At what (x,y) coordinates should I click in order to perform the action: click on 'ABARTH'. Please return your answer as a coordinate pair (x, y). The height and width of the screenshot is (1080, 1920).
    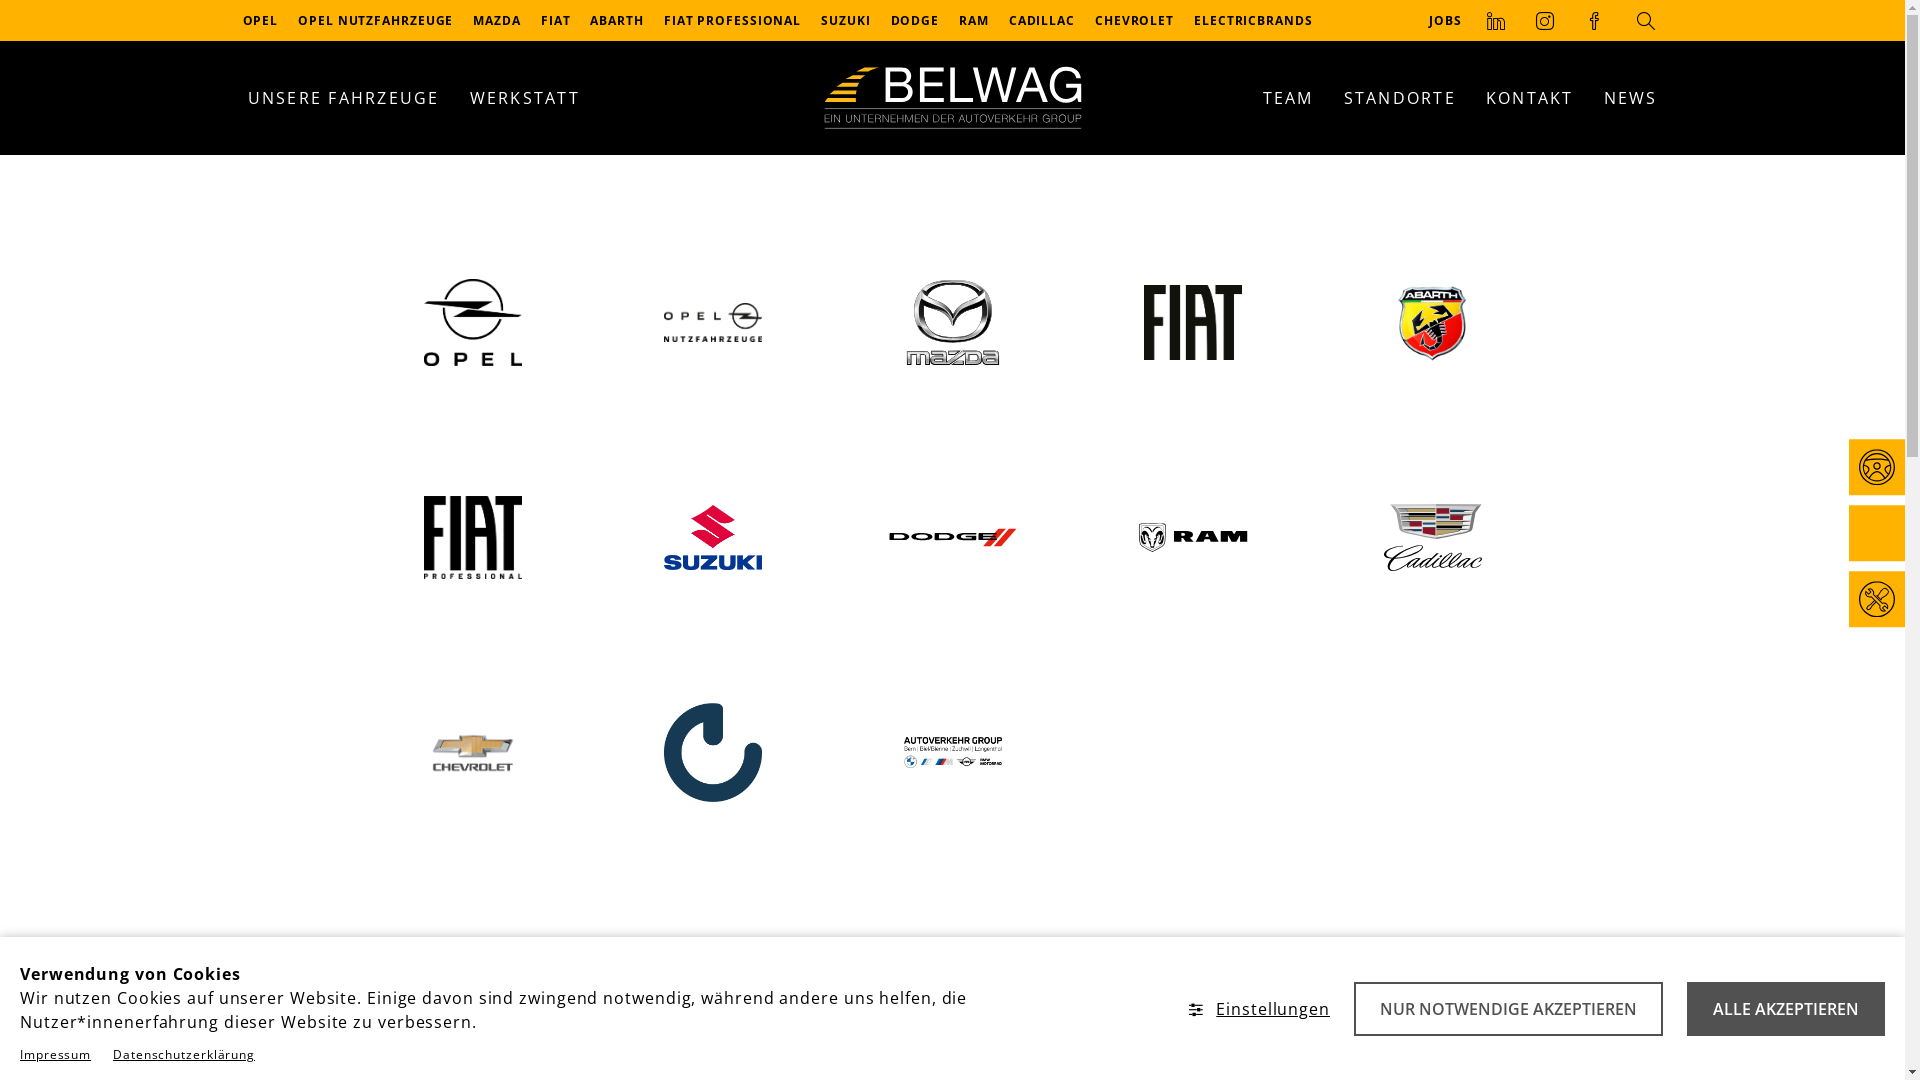
    Looking at the image, I should click on (615, 20).